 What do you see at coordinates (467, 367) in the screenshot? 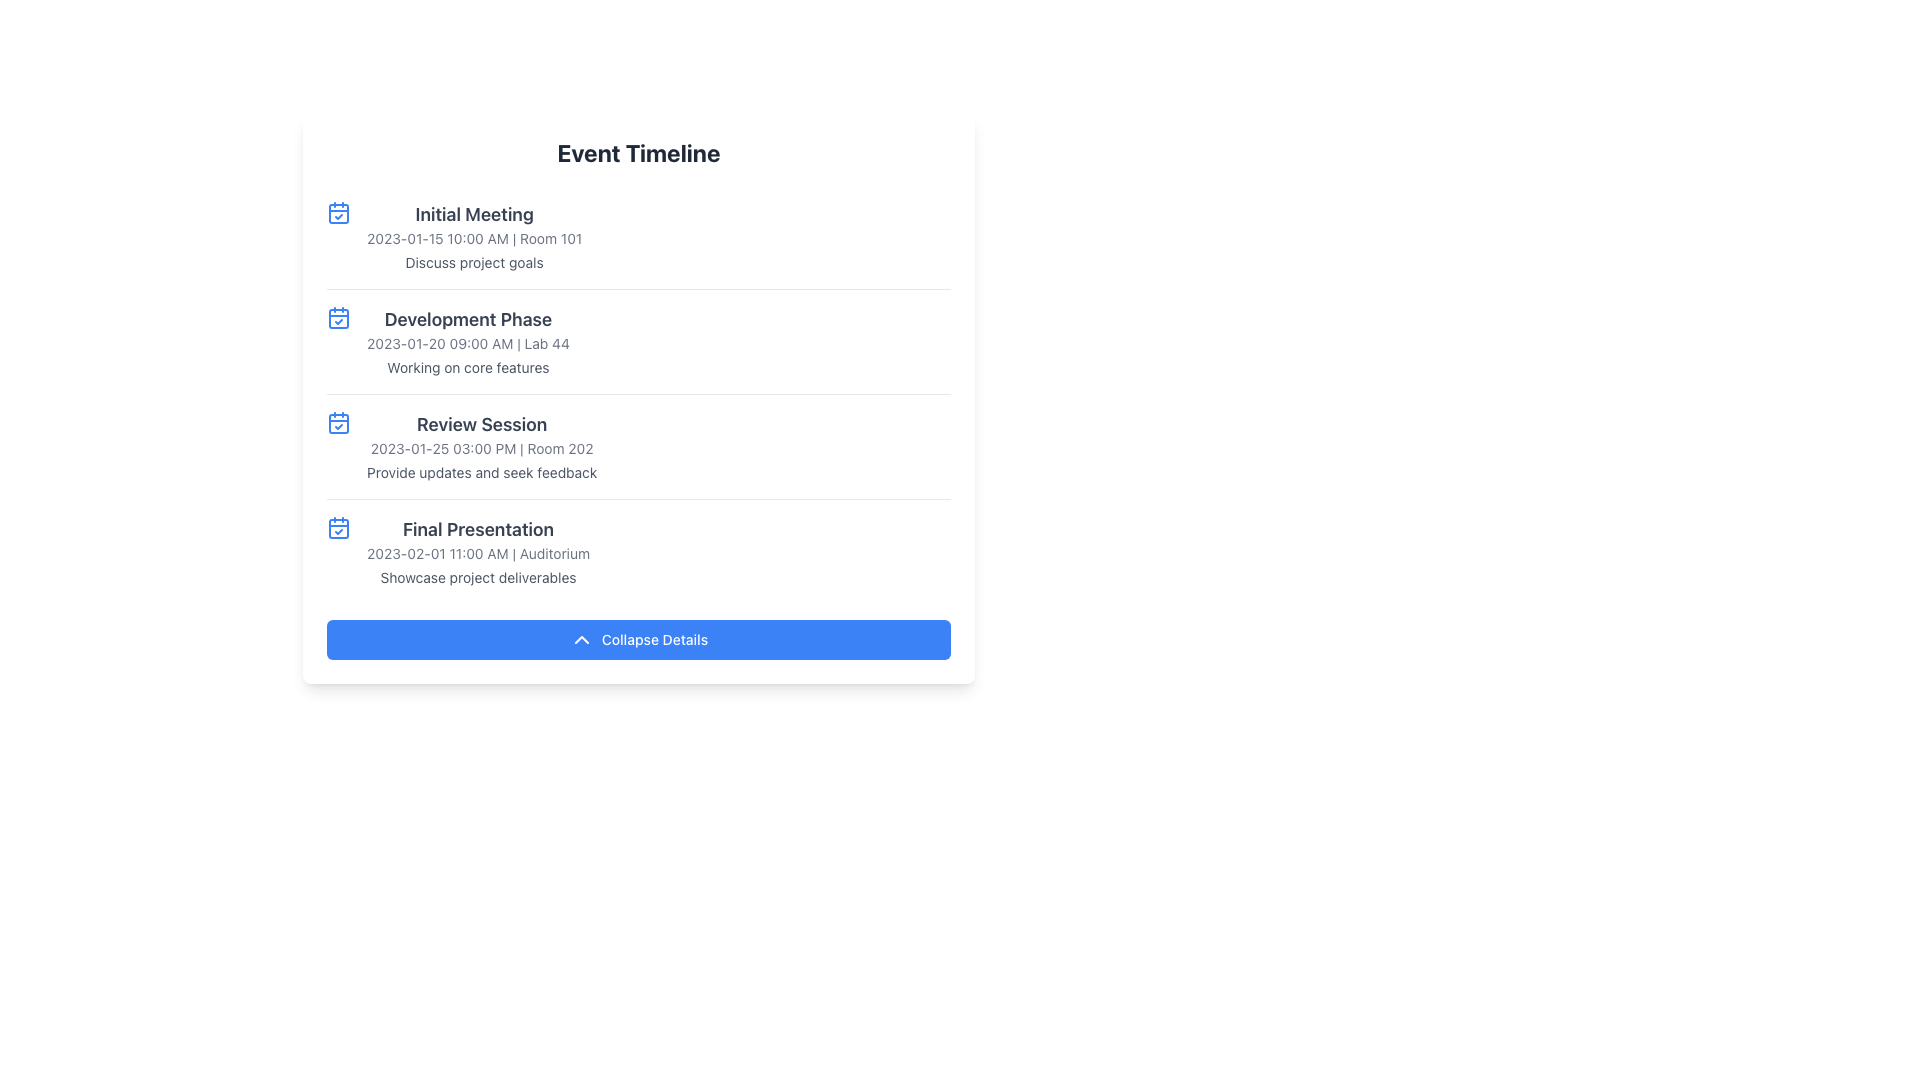
I see `text content of the non-interactive Text Label that provides additional information about the 'Development Phase' event in the timeline` at bounding box center [467, 367].